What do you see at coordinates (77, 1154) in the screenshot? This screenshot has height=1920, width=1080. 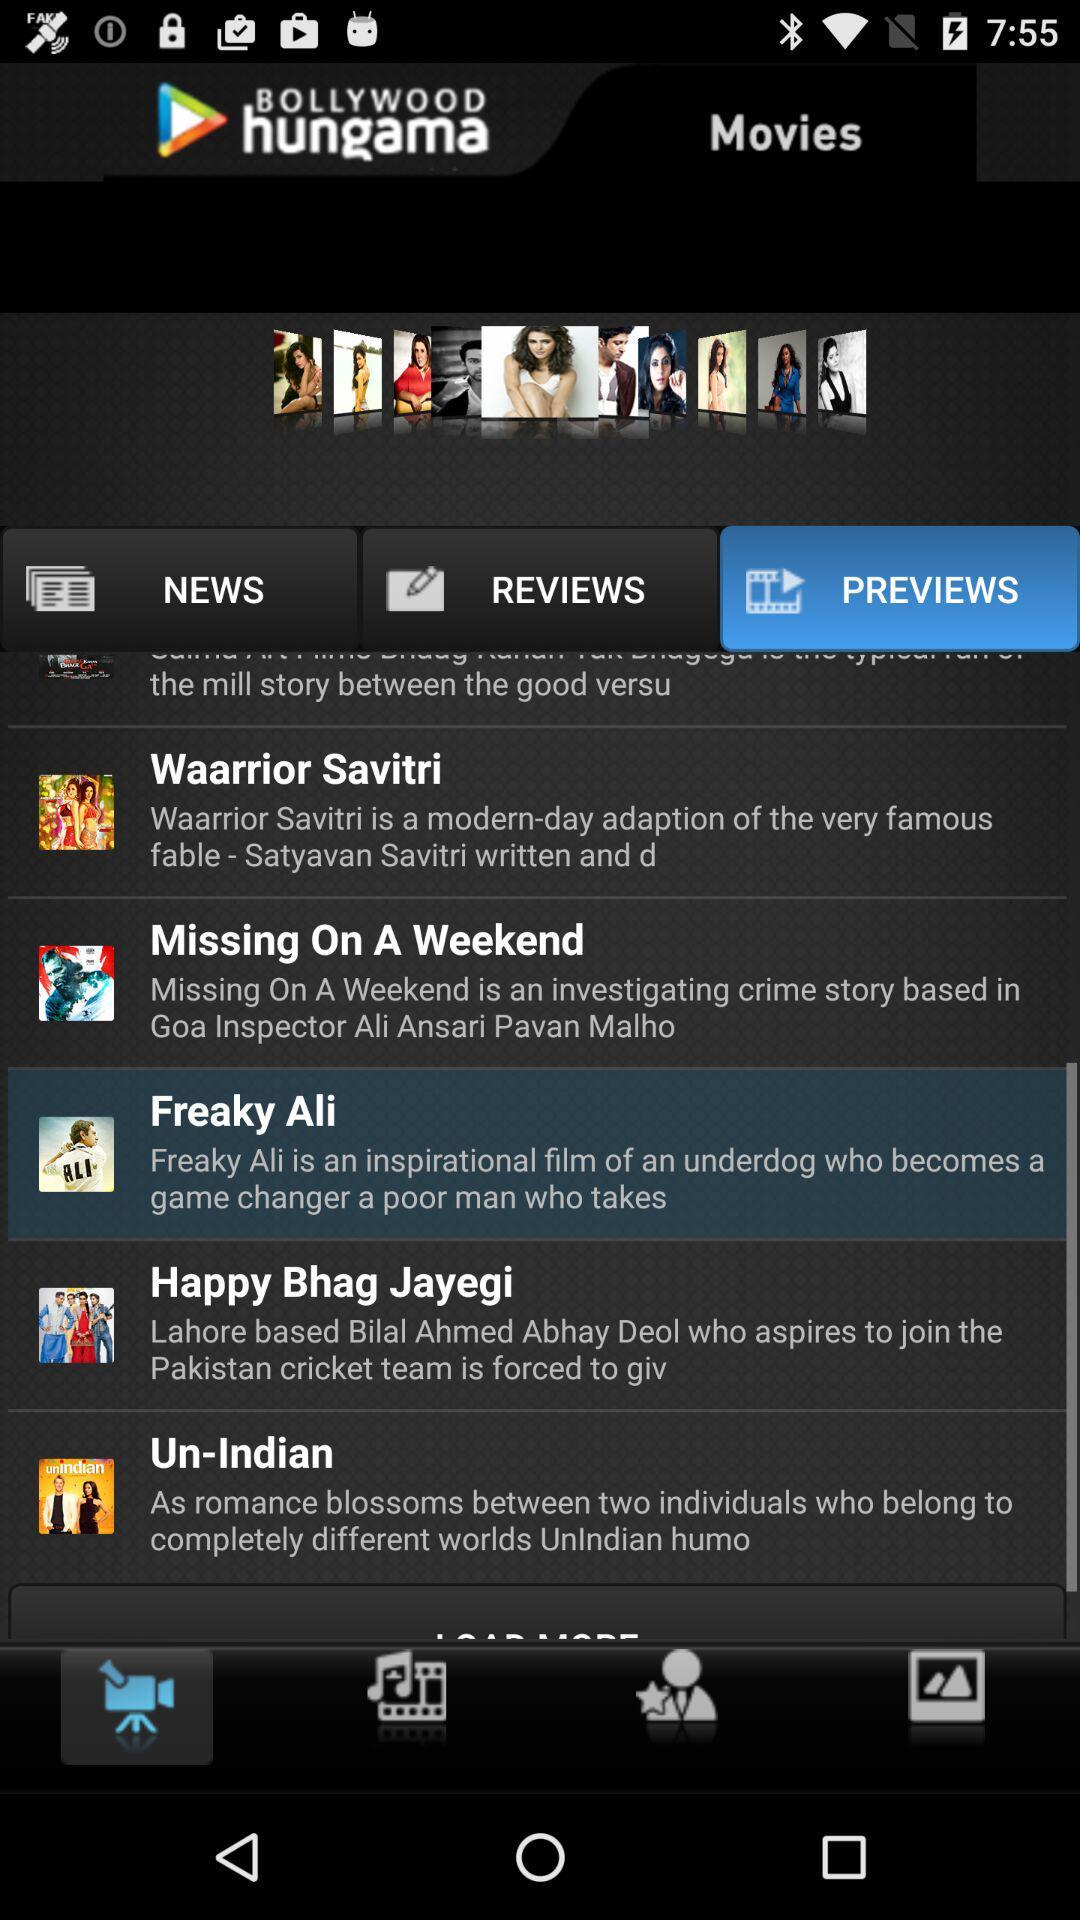 I see `the image to the left side of the freaky ali` at bounding box center [77, 1154].